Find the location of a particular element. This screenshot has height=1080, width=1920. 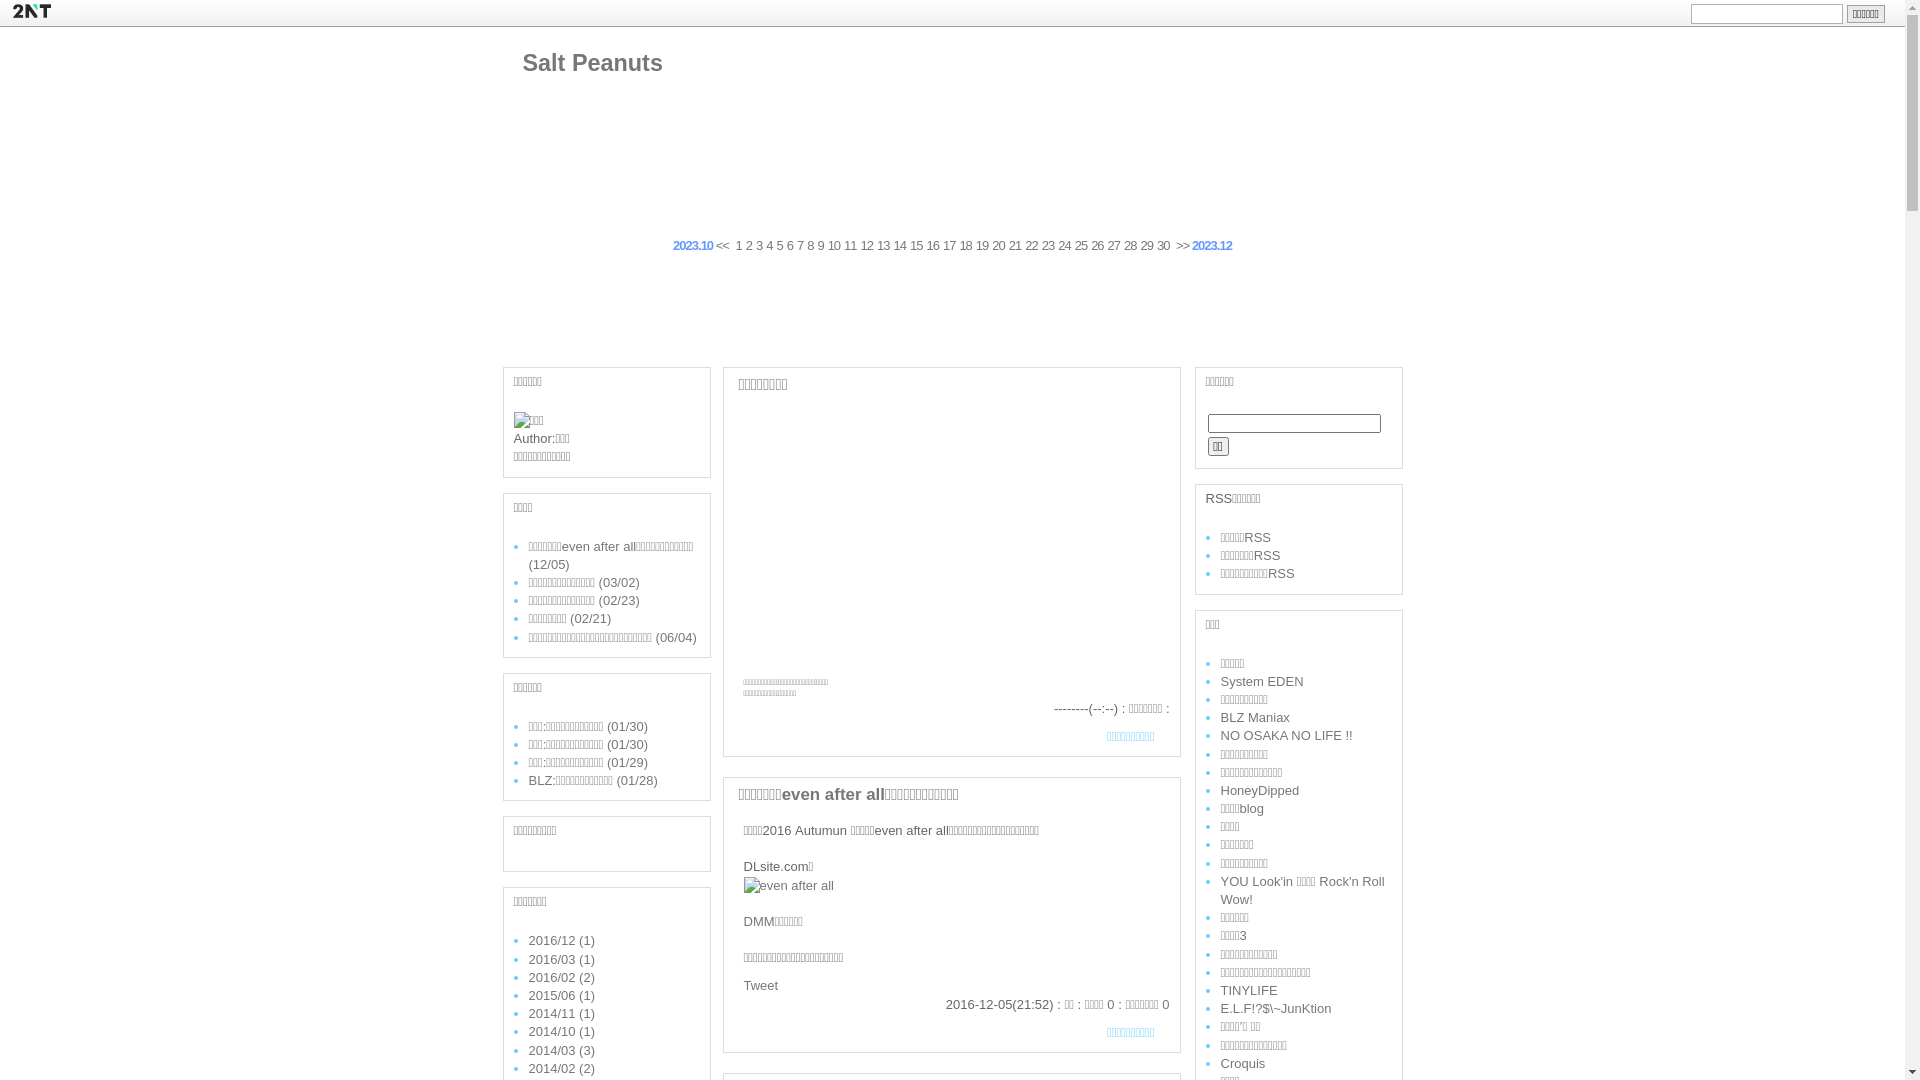

'2014/03 (3)' is located at coordinates (560, 1049).